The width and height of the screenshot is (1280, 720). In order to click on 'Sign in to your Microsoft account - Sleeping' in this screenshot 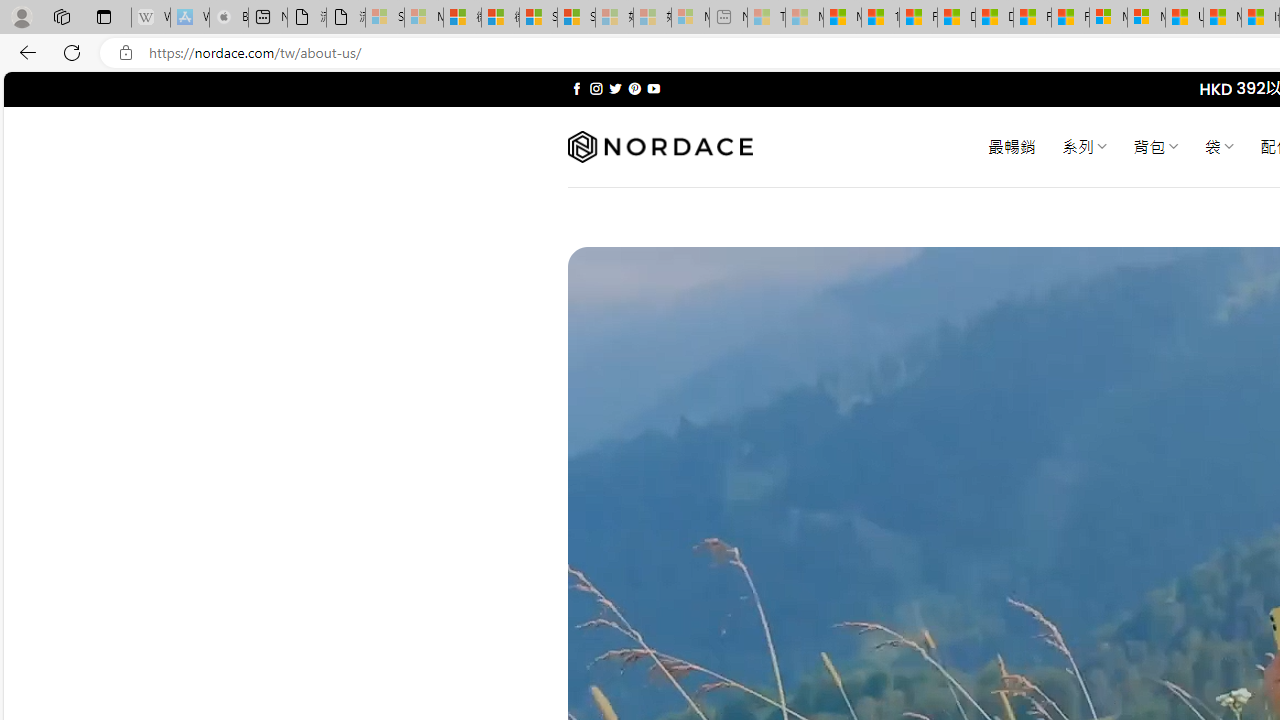, I will do `click(385, 17)`.